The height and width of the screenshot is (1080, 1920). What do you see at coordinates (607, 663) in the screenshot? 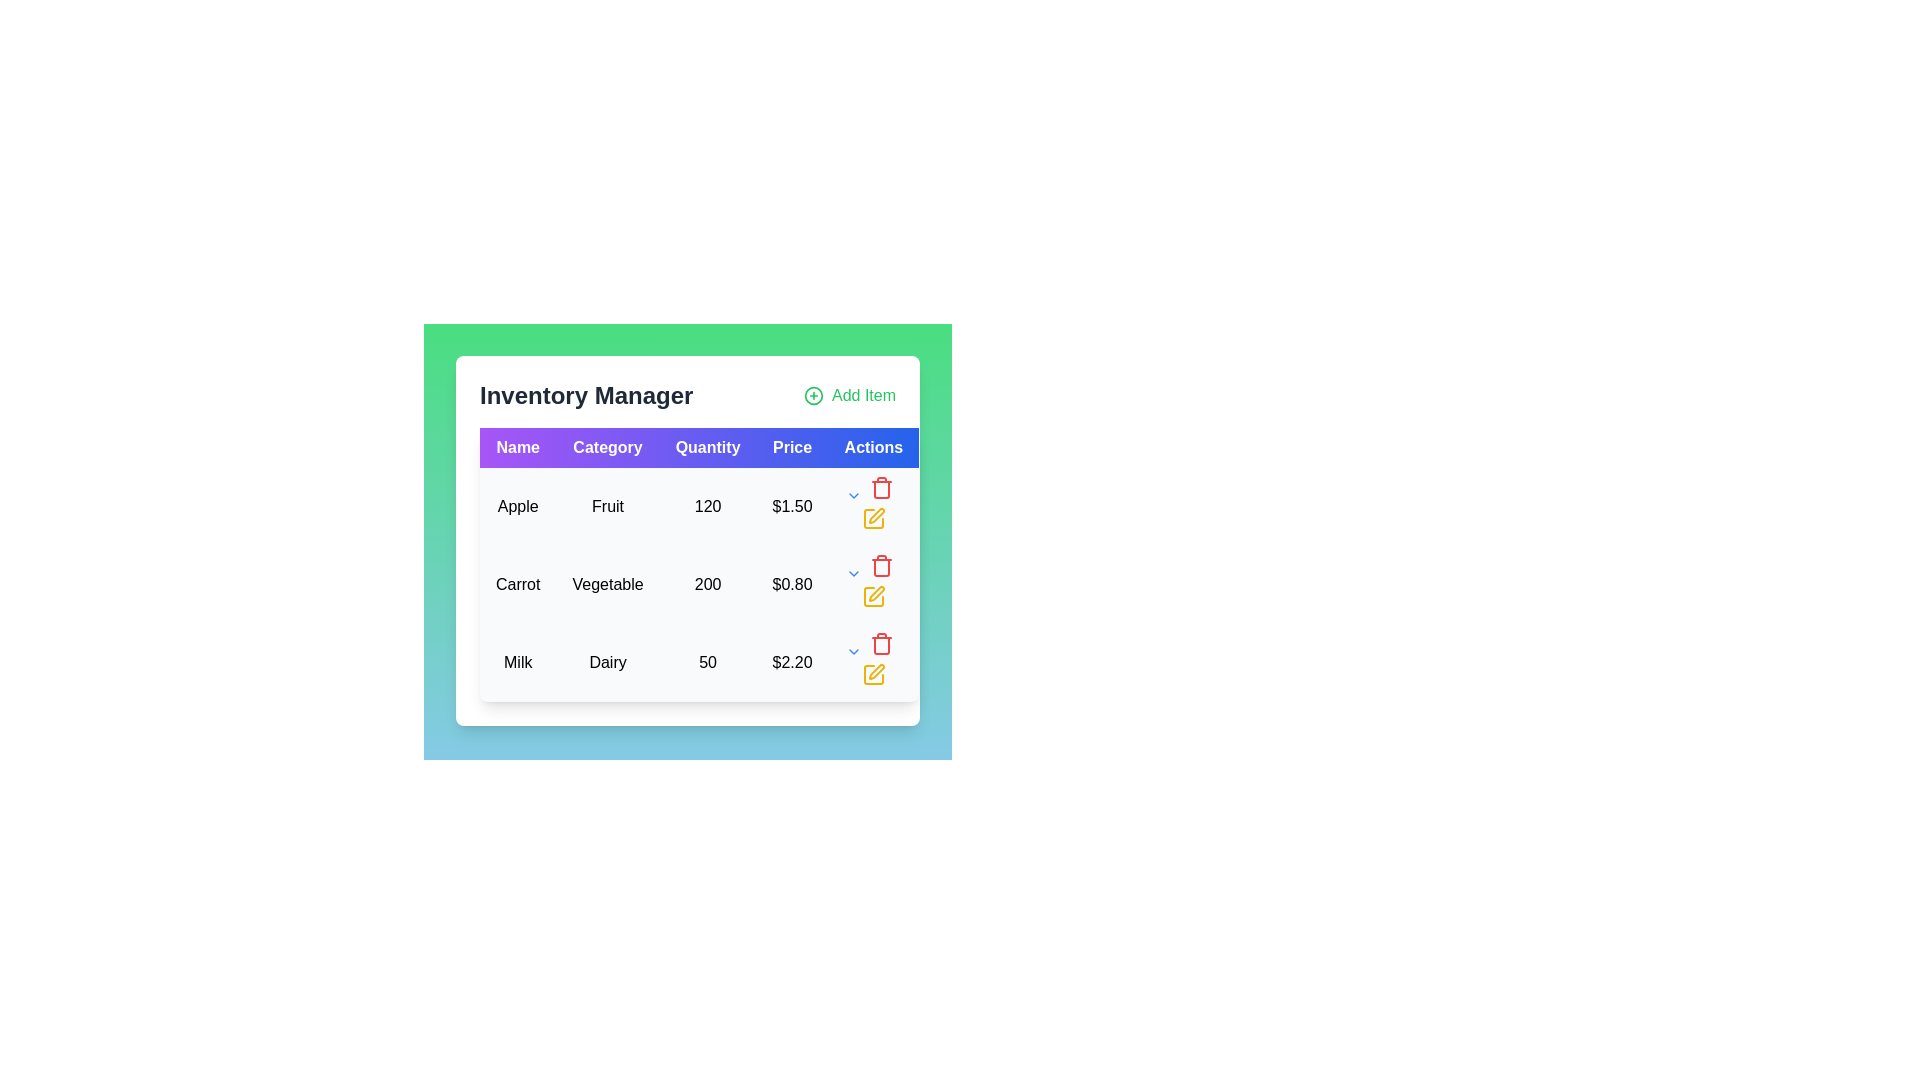
I see `the text label that displays 'Dairy', which is the second item in the row for 'Milk' in the table under the 'Category' column` at bounding box center [607, 663].